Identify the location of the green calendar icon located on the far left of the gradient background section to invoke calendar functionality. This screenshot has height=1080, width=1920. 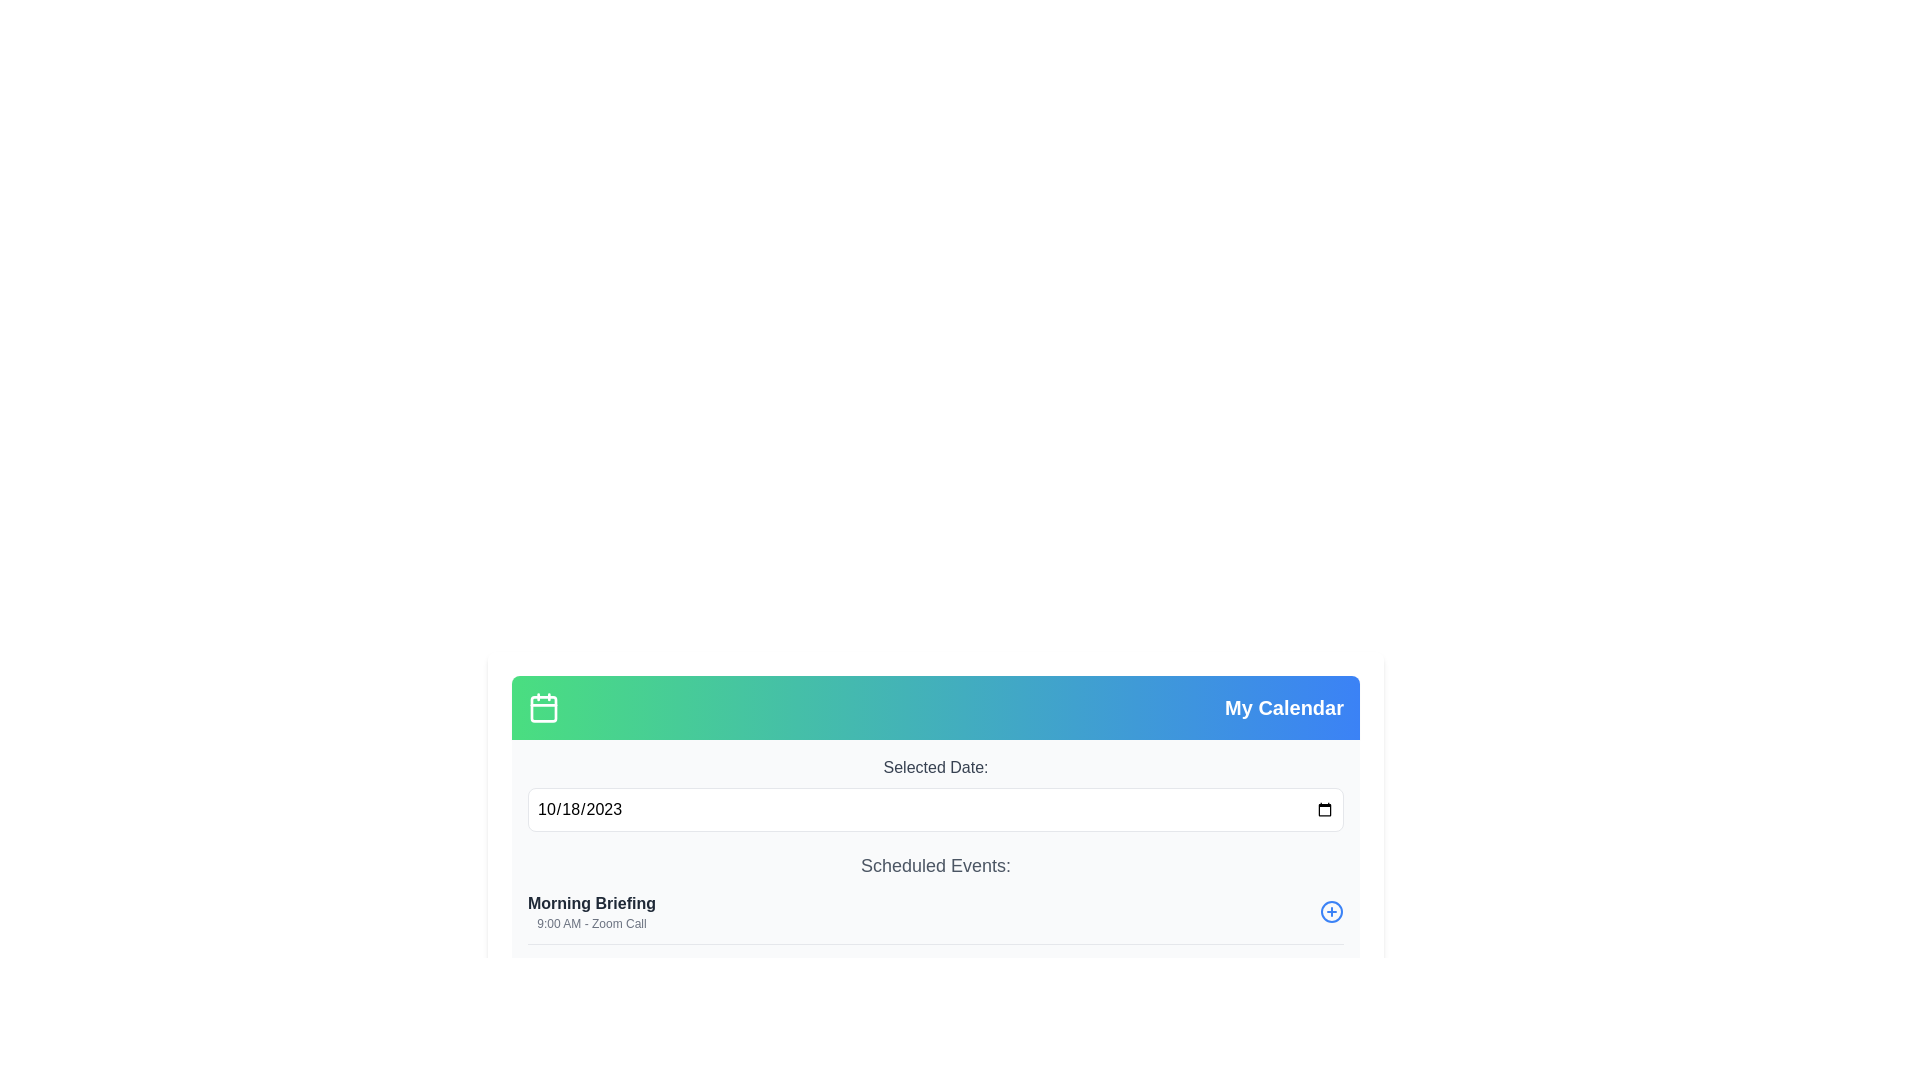
(543, 707).